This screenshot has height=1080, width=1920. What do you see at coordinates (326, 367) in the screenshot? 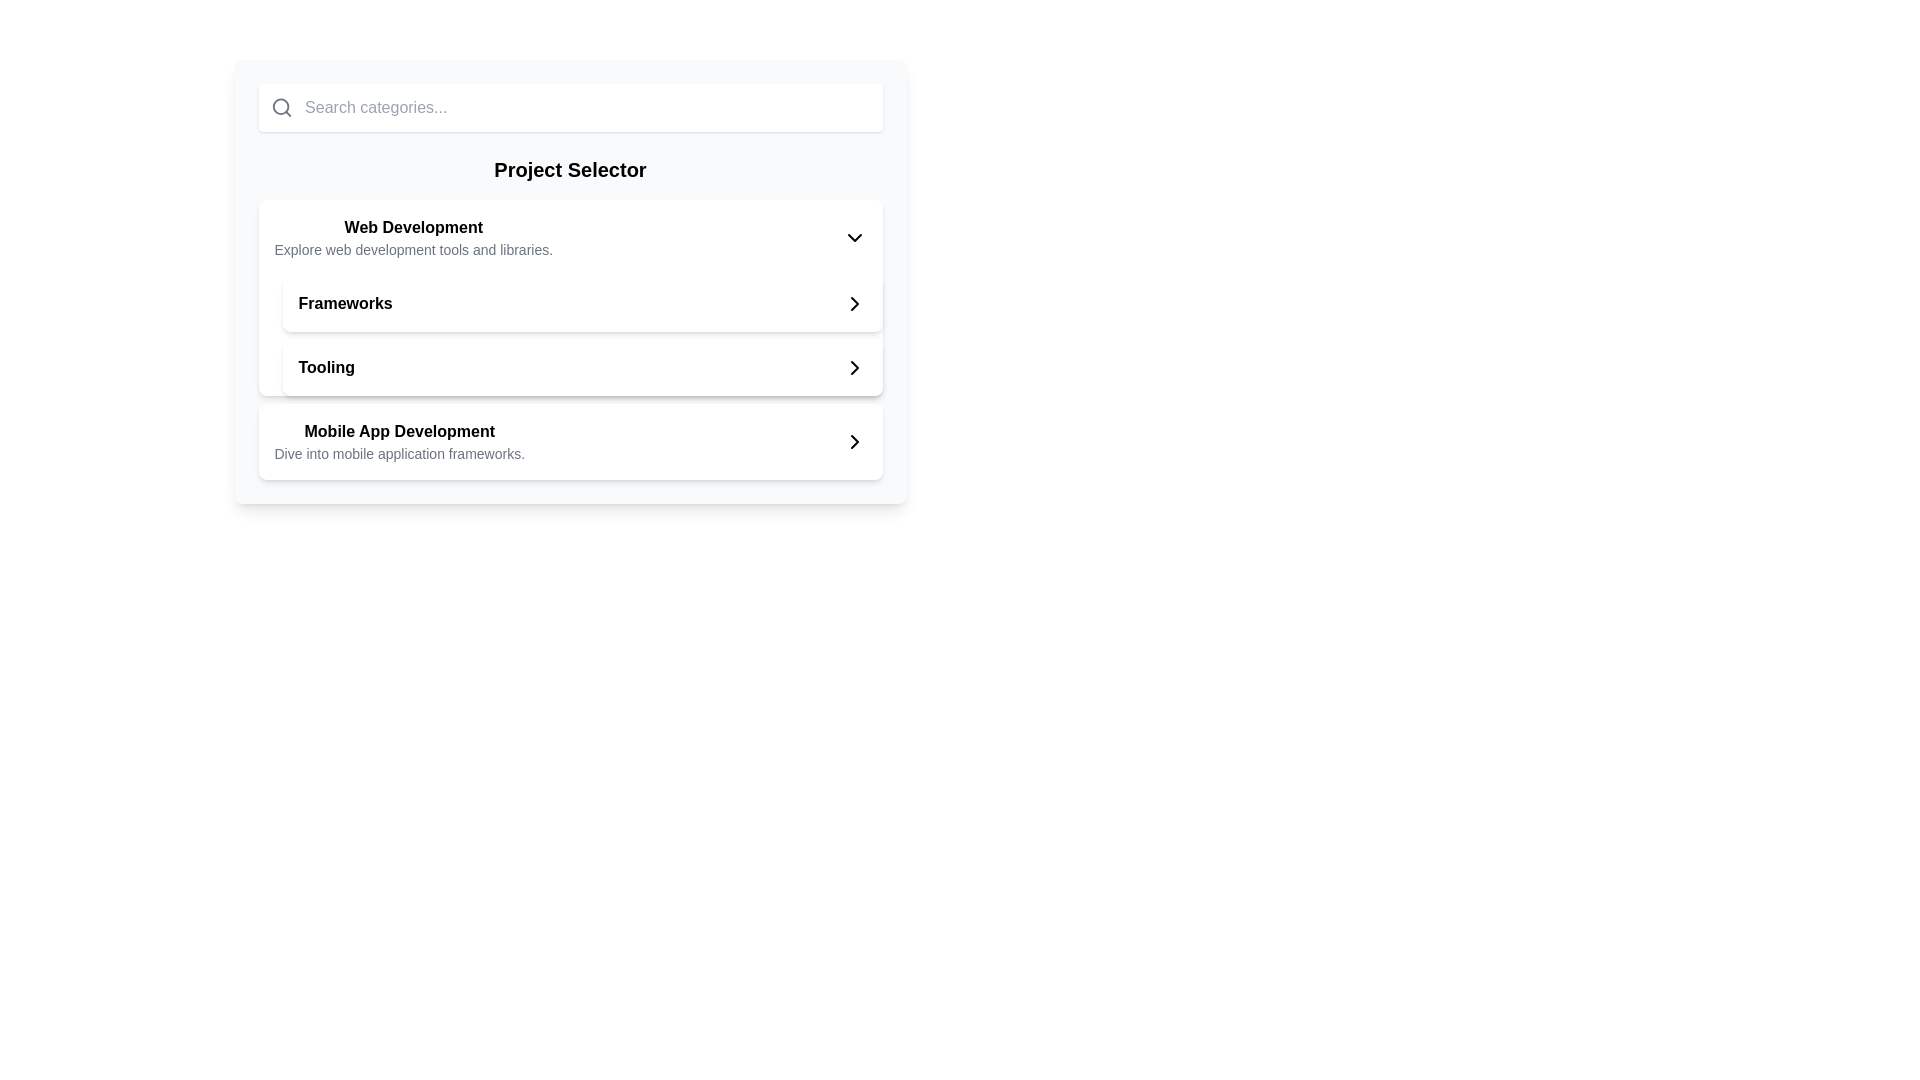
I see `the 'Tooling' text label, which is the second option under the 'Web Development' category` at bounding box center [326, 367].